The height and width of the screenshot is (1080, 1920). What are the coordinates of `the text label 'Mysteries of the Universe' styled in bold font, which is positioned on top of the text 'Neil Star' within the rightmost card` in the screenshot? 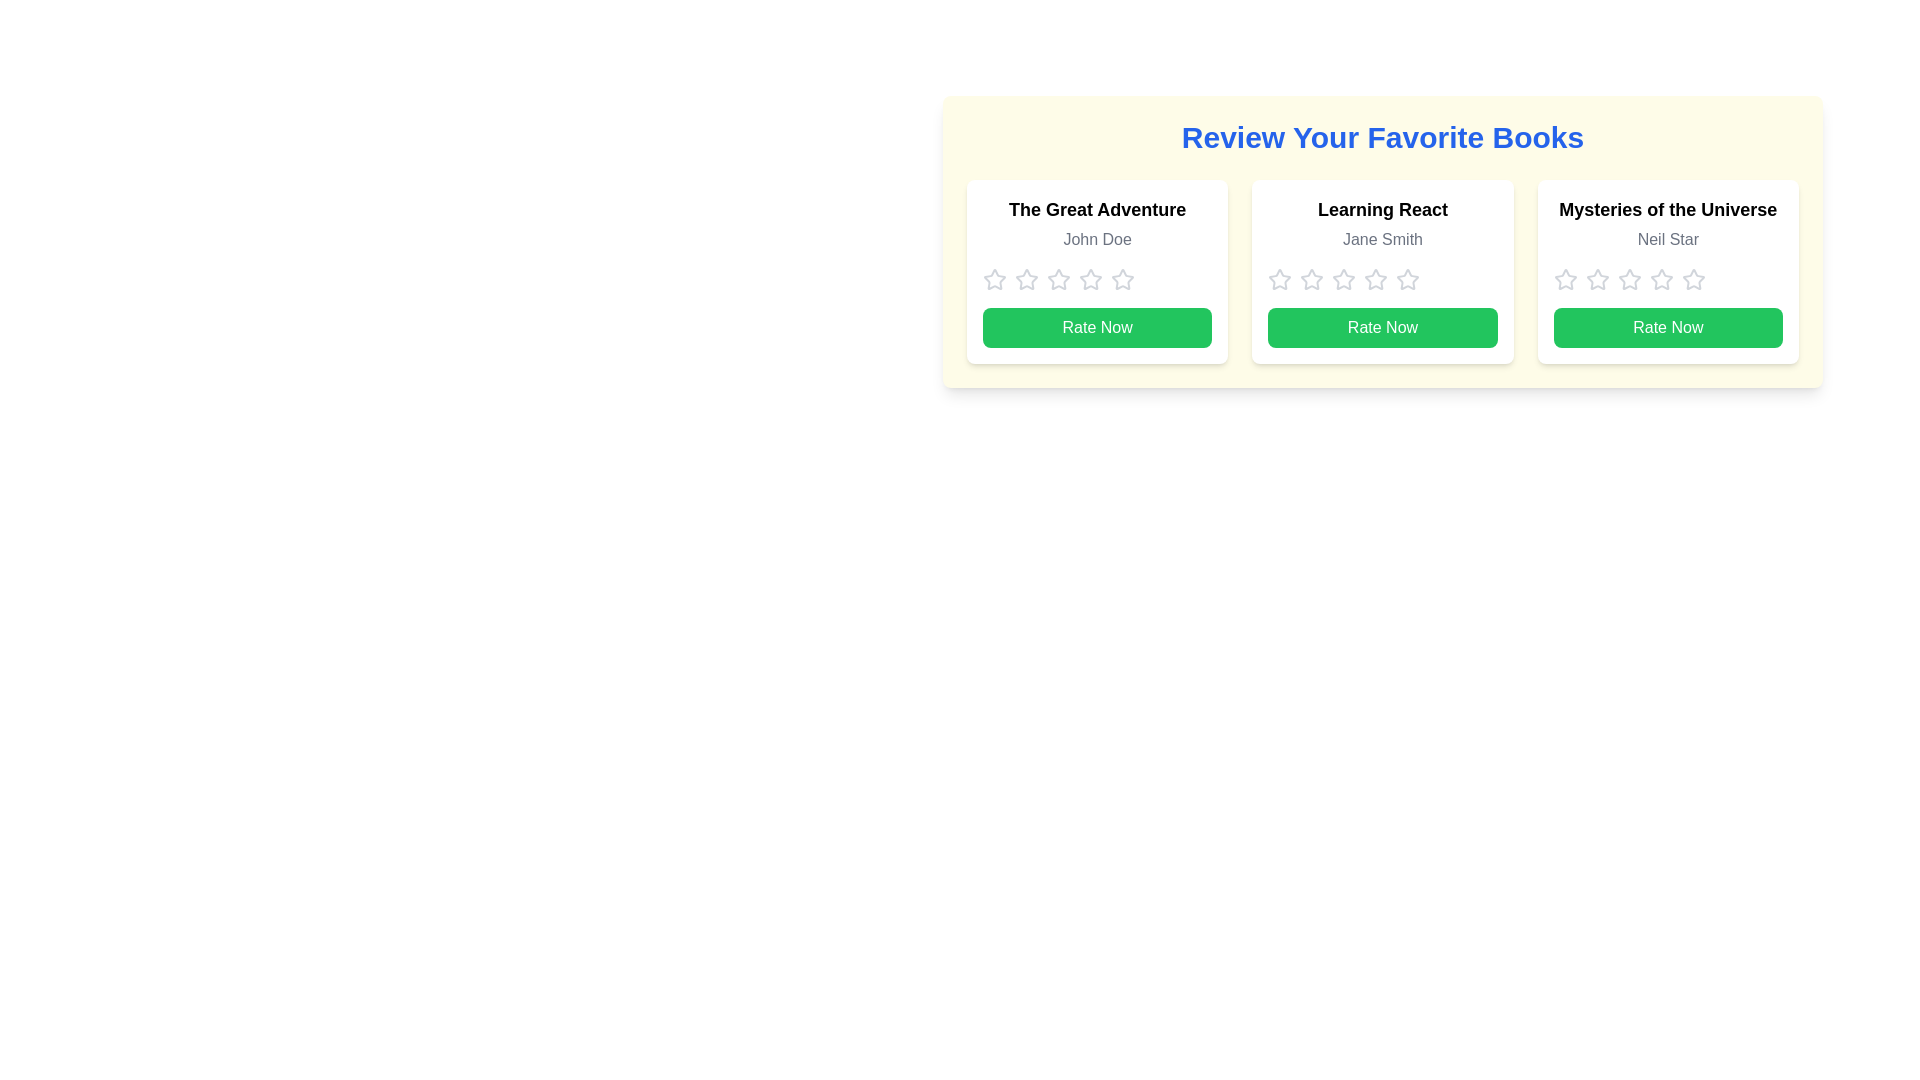 It's located at (1668, 209).